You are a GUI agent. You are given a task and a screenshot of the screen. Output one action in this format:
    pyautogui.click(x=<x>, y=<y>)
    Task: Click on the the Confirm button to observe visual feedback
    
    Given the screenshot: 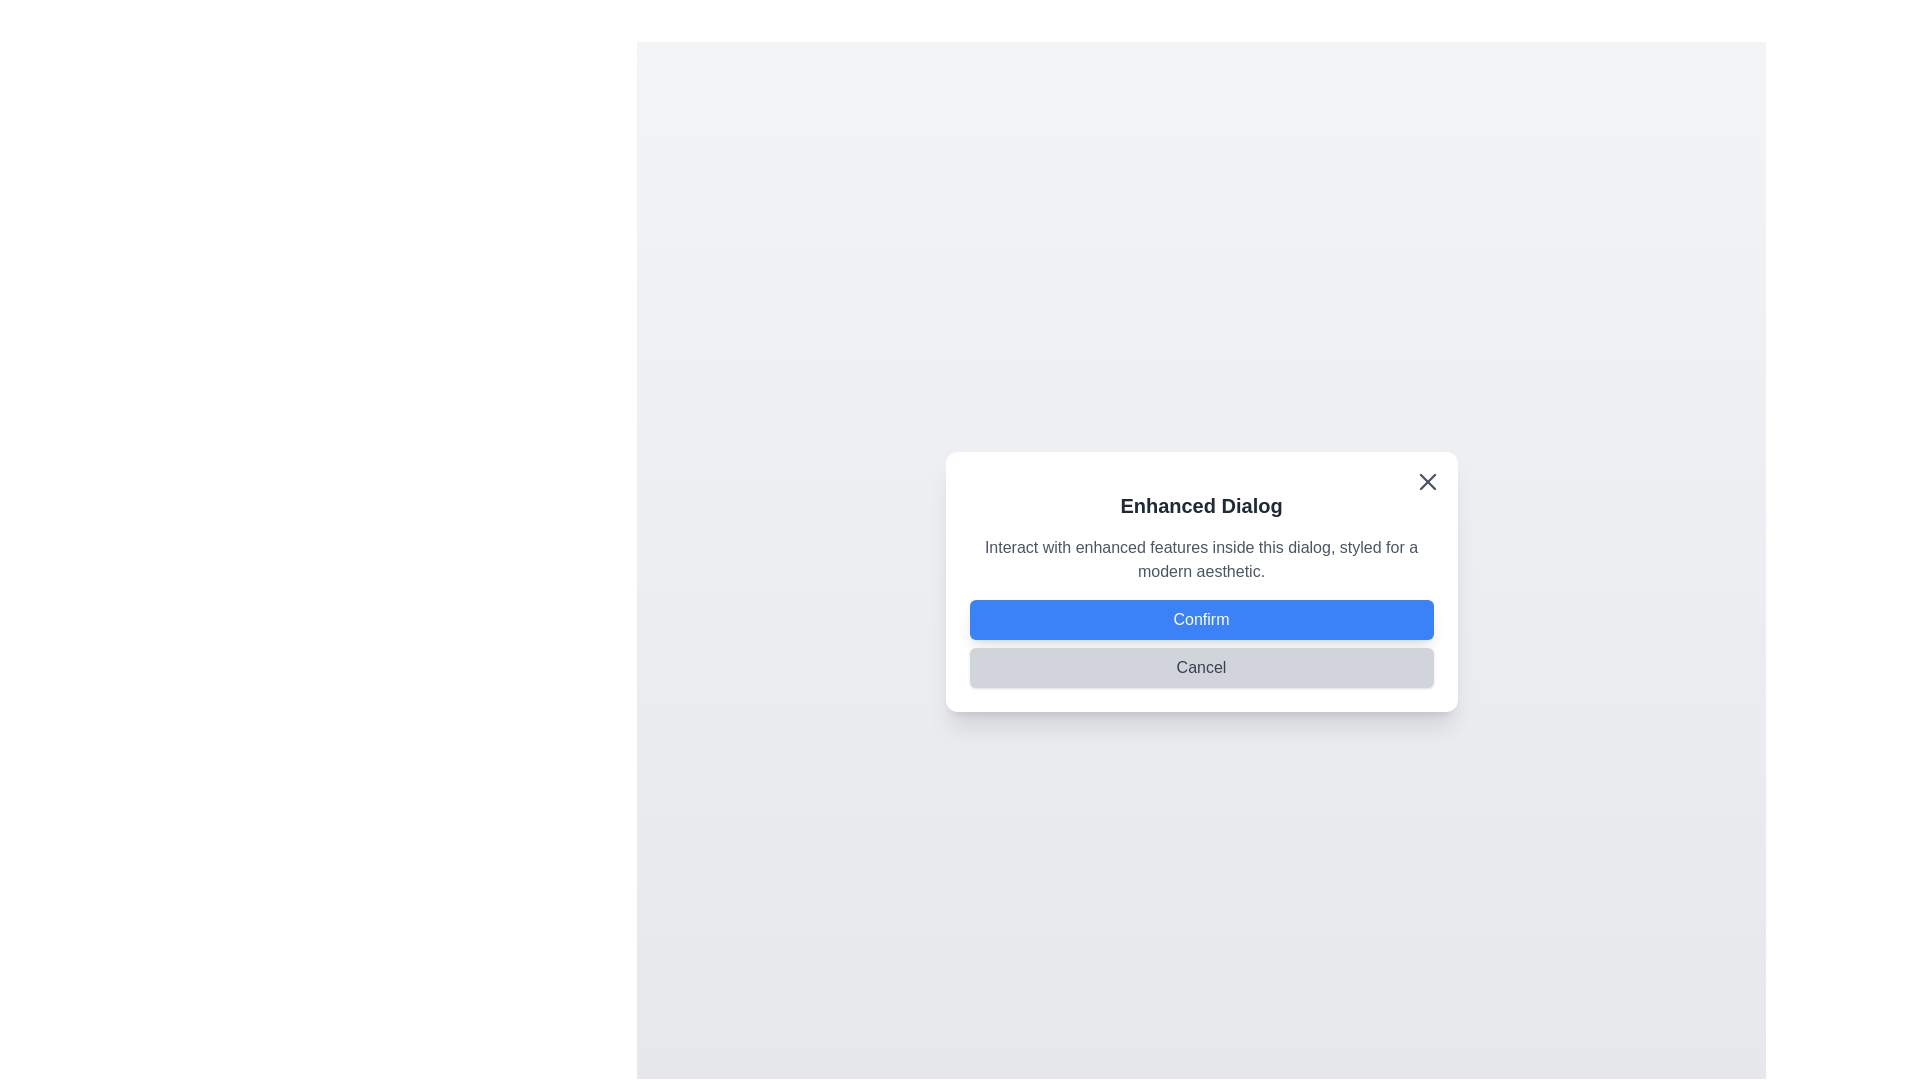 What is the action you would take?
    pyautogui.click(x=1200, y=619)
    